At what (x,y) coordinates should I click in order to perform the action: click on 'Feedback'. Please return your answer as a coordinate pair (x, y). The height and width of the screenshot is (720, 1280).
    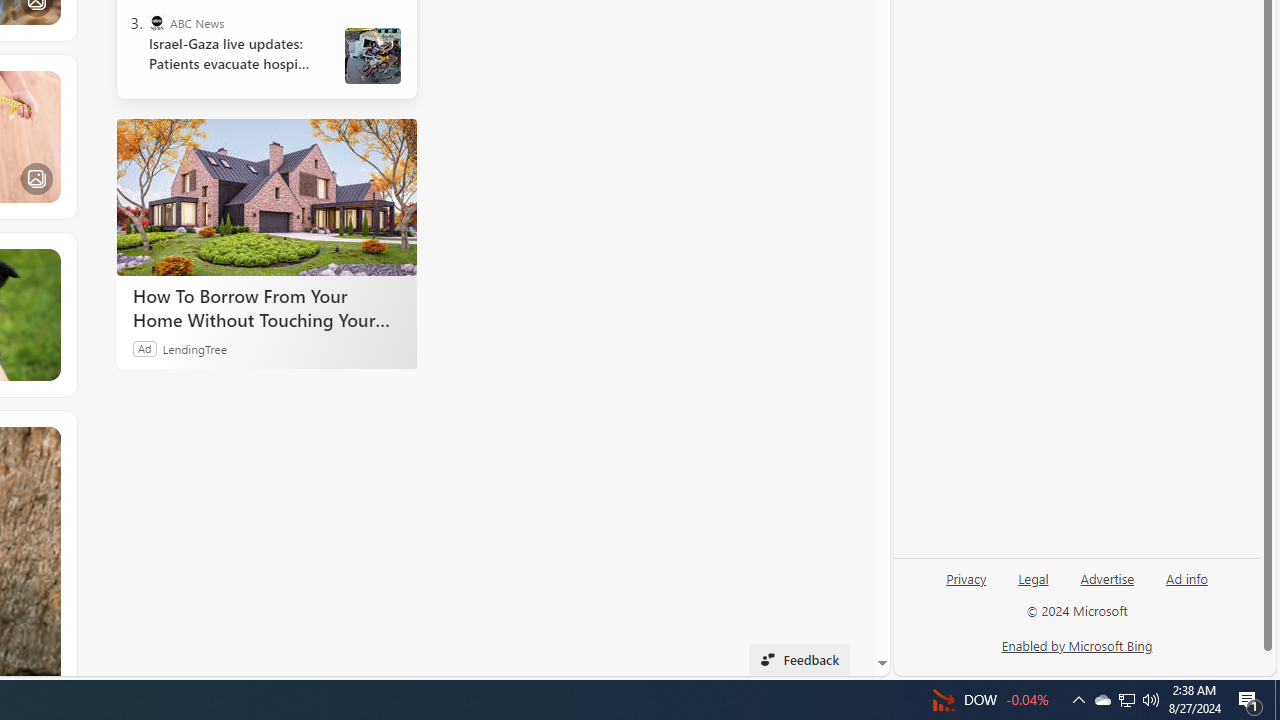
    Looking at the image, I should click on (798, 659).